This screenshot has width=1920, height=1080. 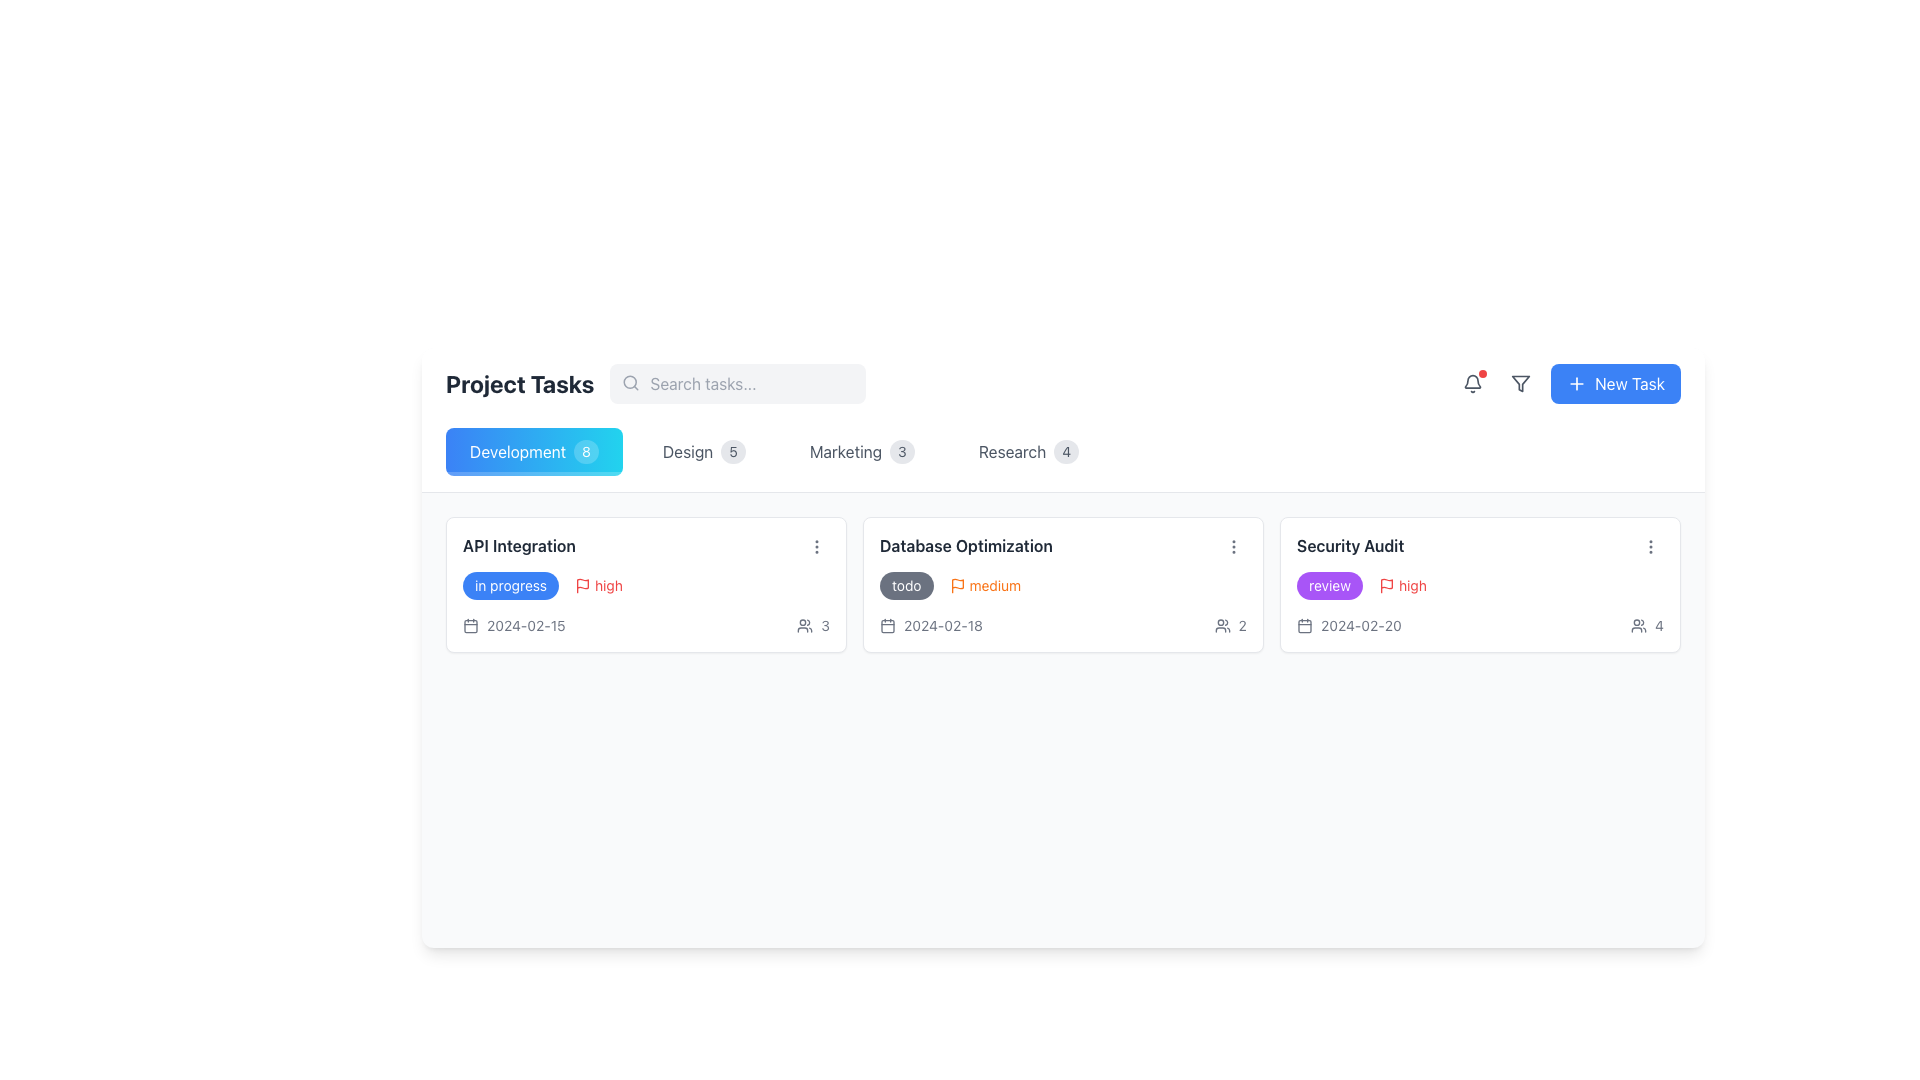 What do you see at coordinates (1651, 547) in the screenshot?
I see `the vertical ellipsis icon button located in the top-right corner of the 'Security Audit' card` at bounding box center [1651, 547].